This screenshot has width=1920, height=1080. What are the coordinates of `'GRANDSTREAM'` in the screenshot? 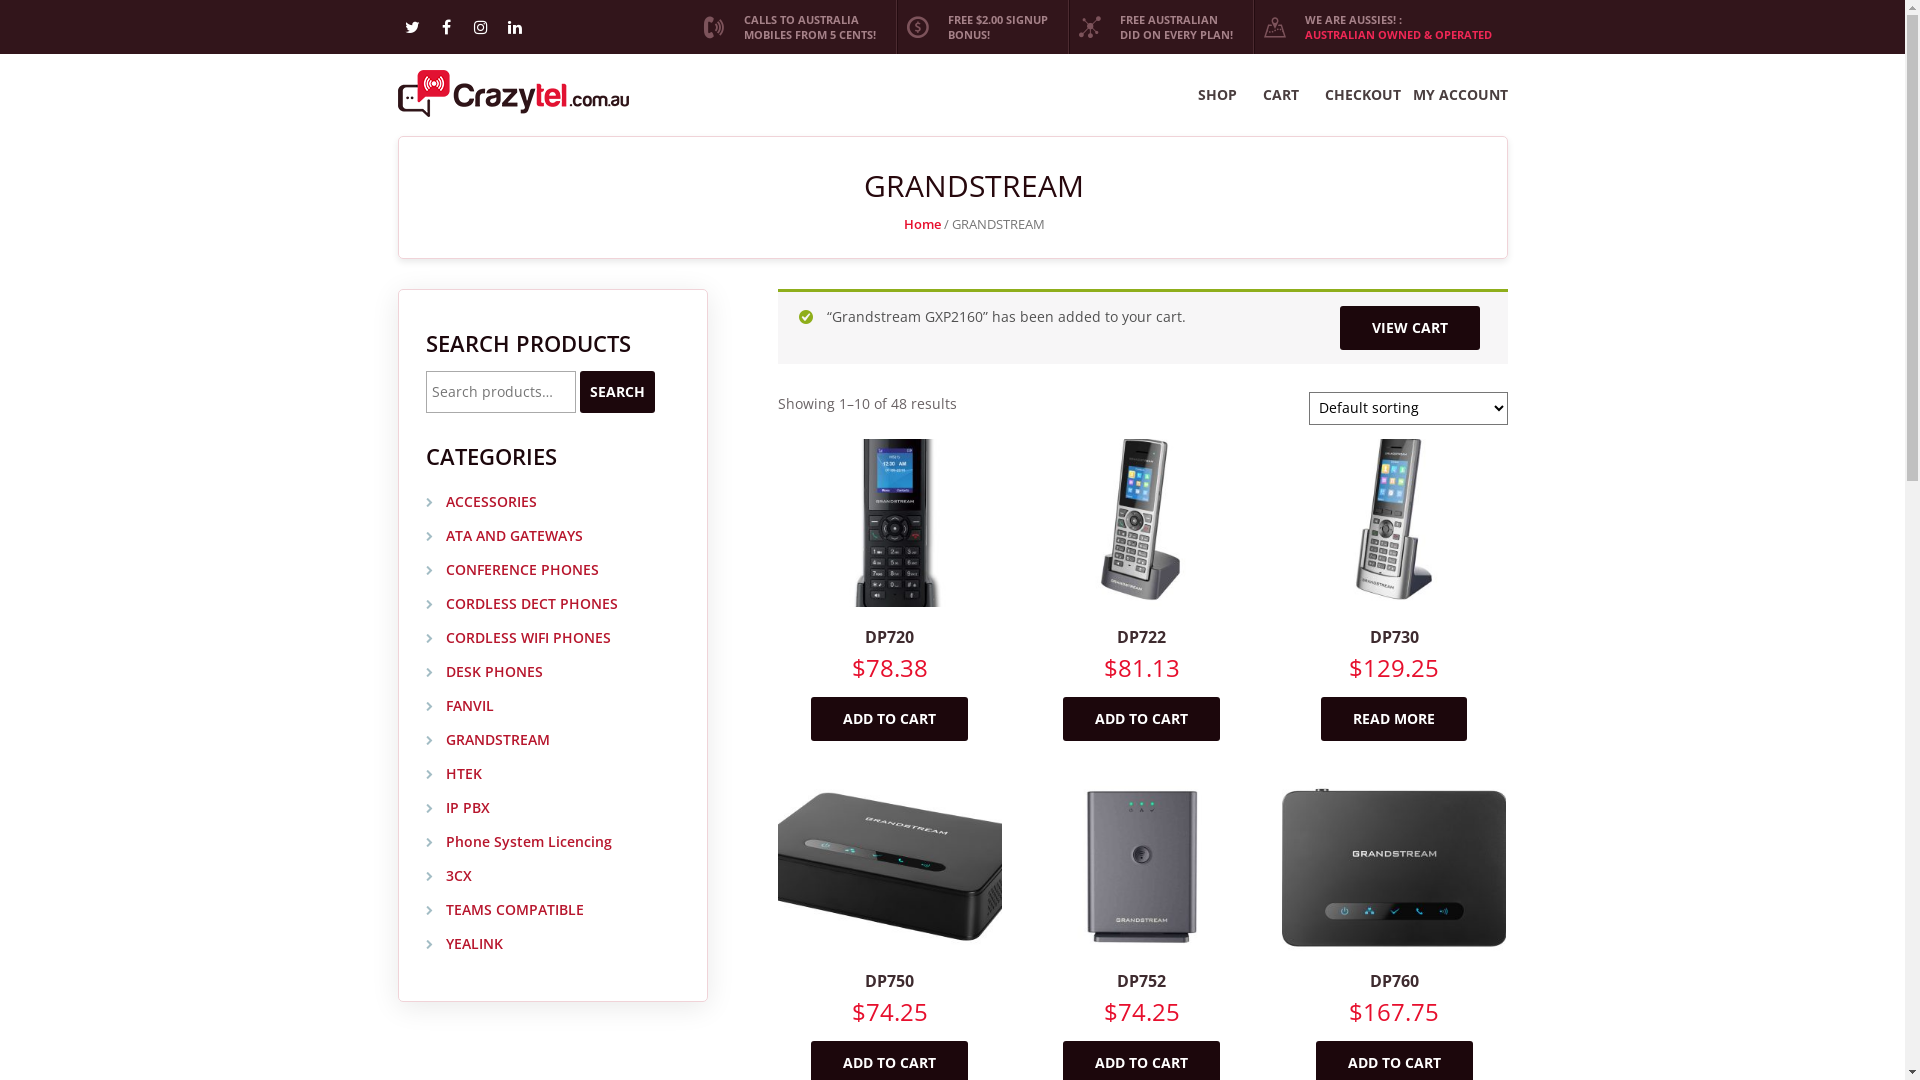 It's located at (488, 740).